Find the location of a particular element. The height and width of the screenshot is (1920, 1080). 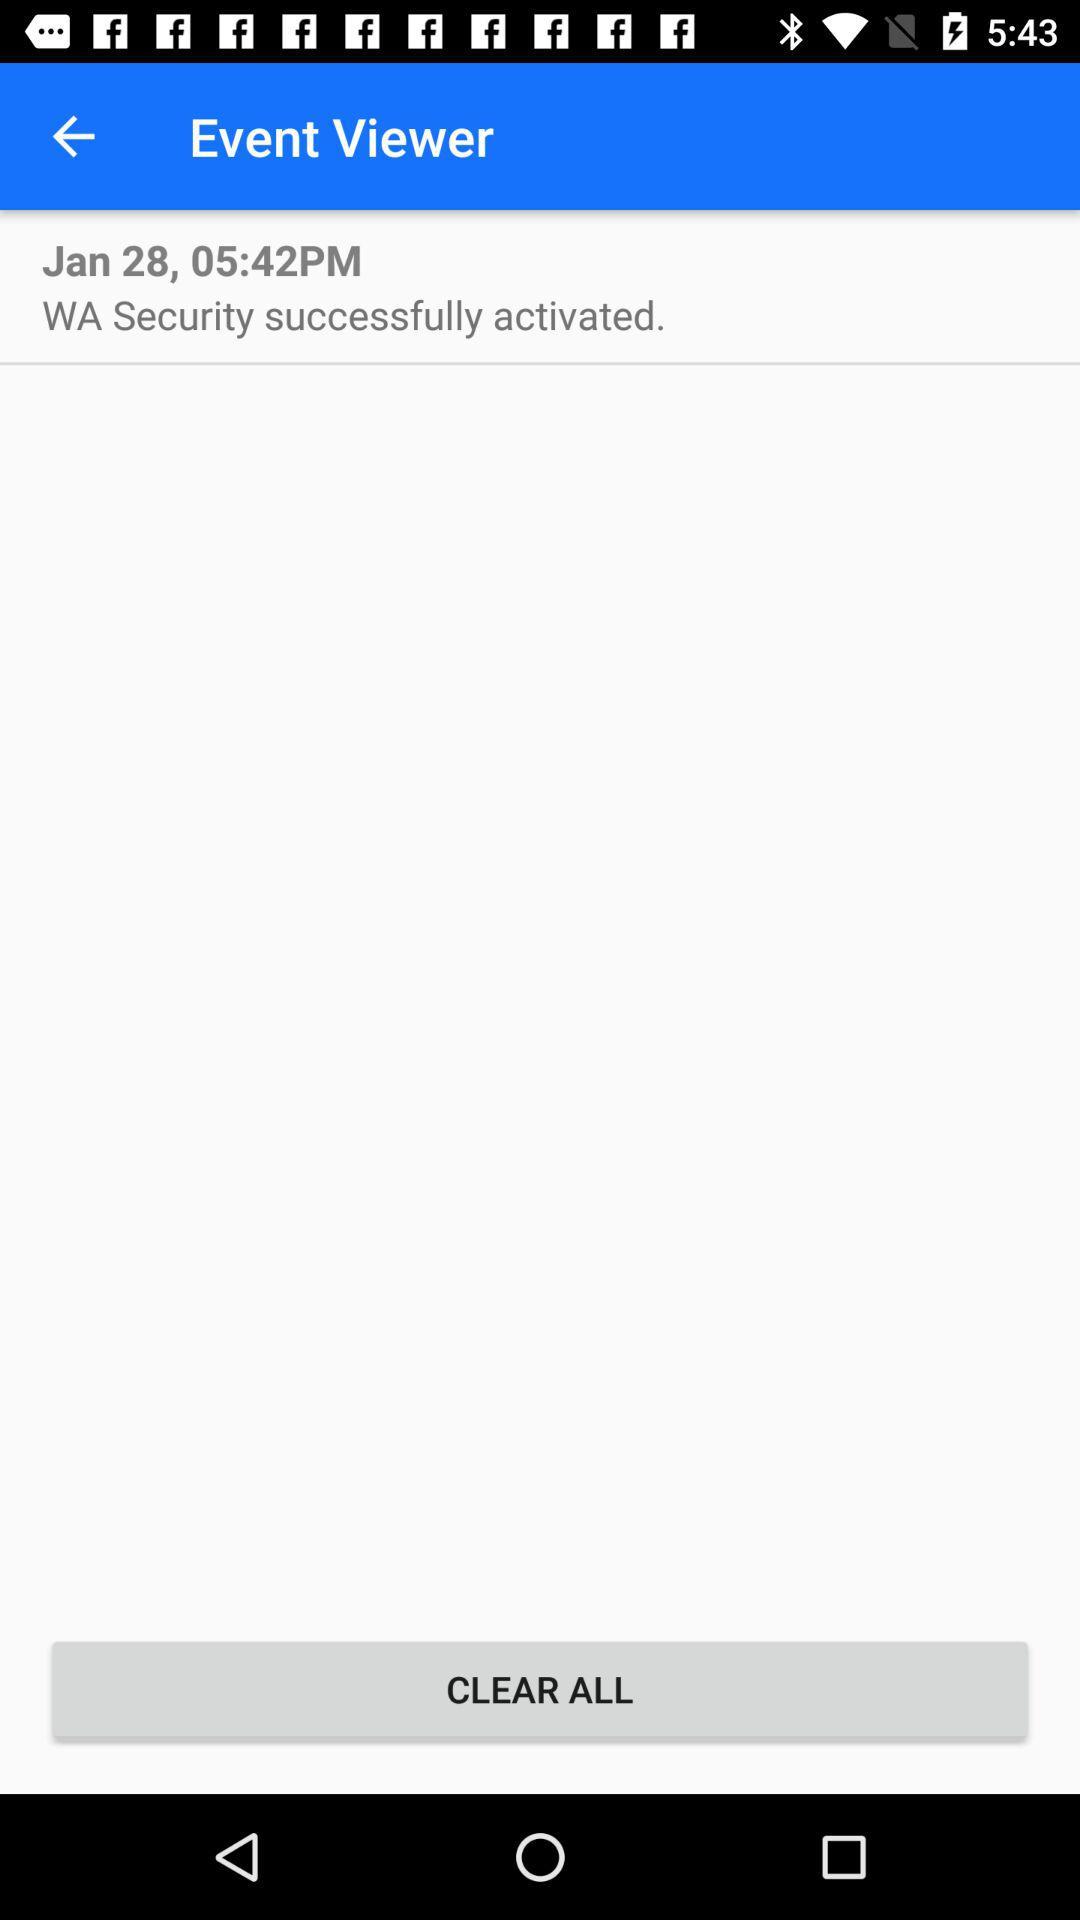

the clear all item is located at coordinates (540, 1688).